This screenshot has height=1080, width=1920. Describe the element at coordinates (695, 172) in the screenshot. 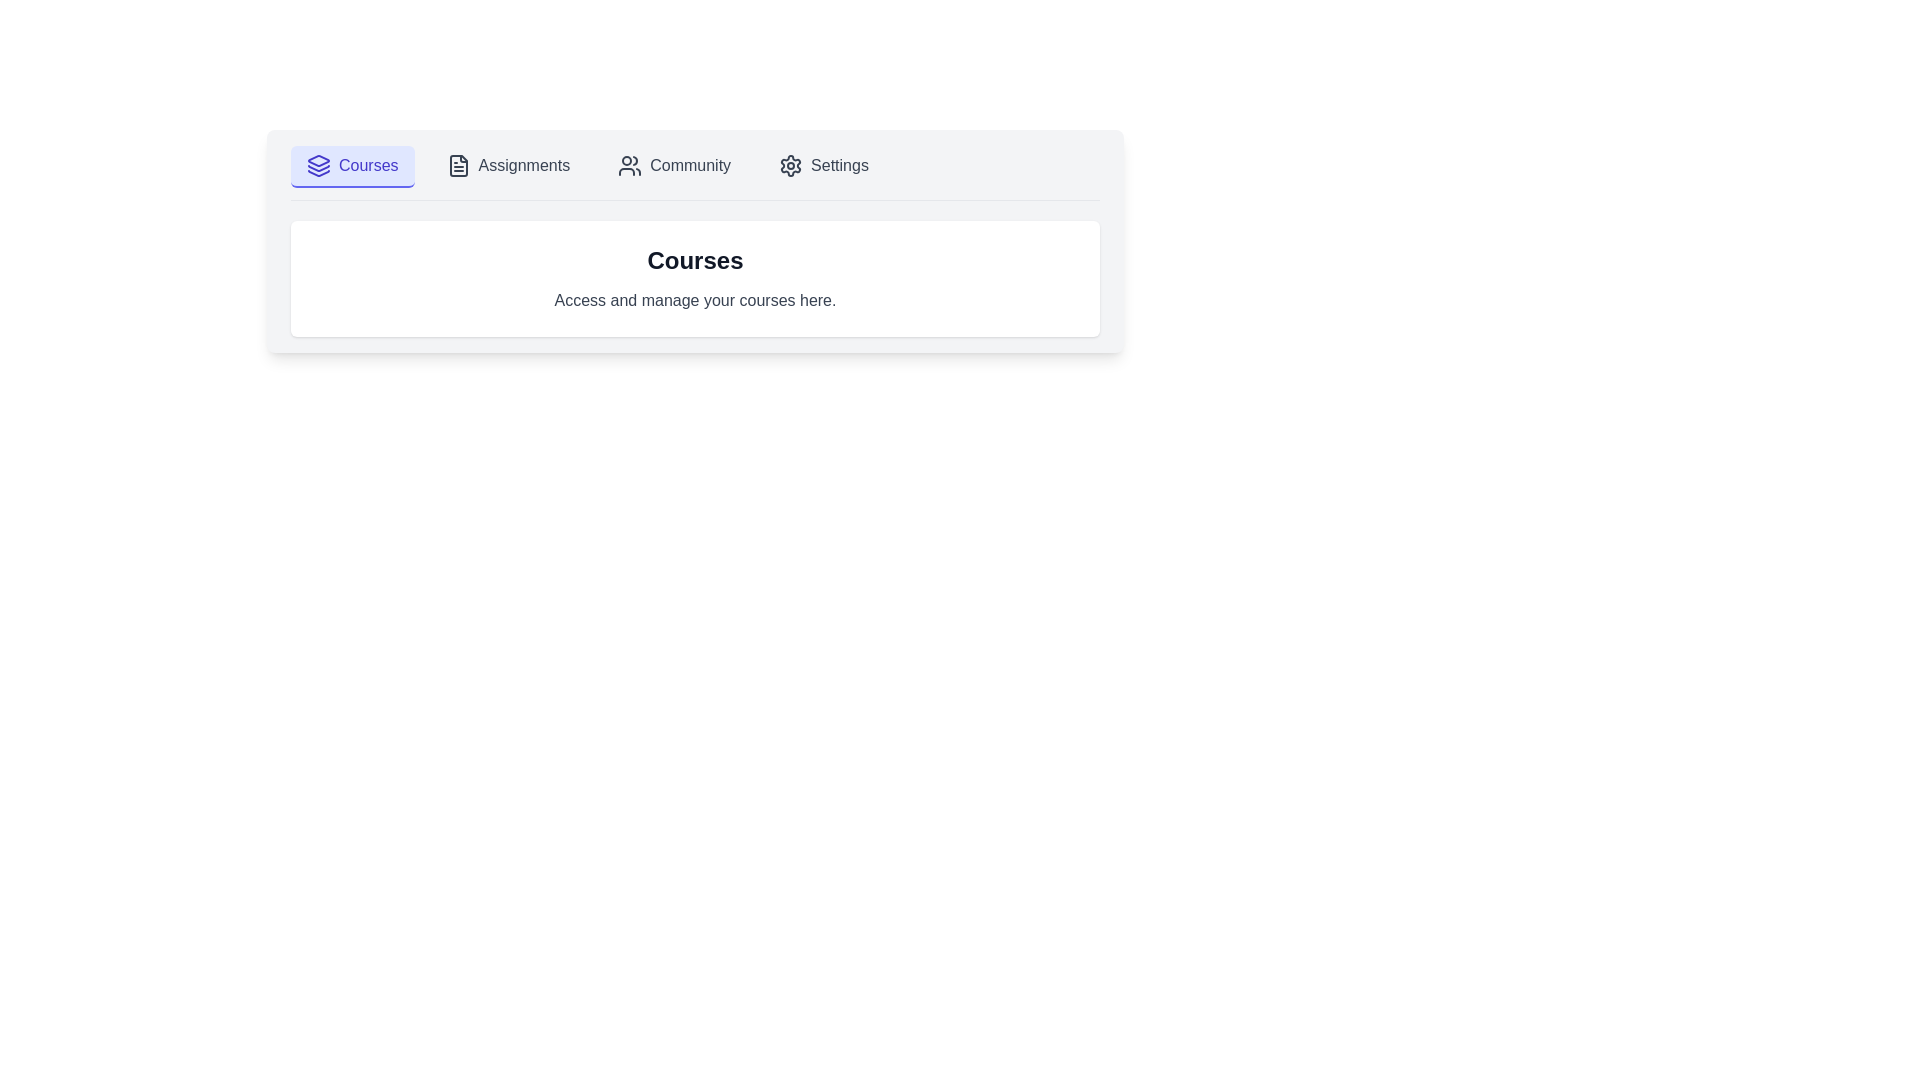

I see `the active 'Community' tab in the navigation bar` at that location.